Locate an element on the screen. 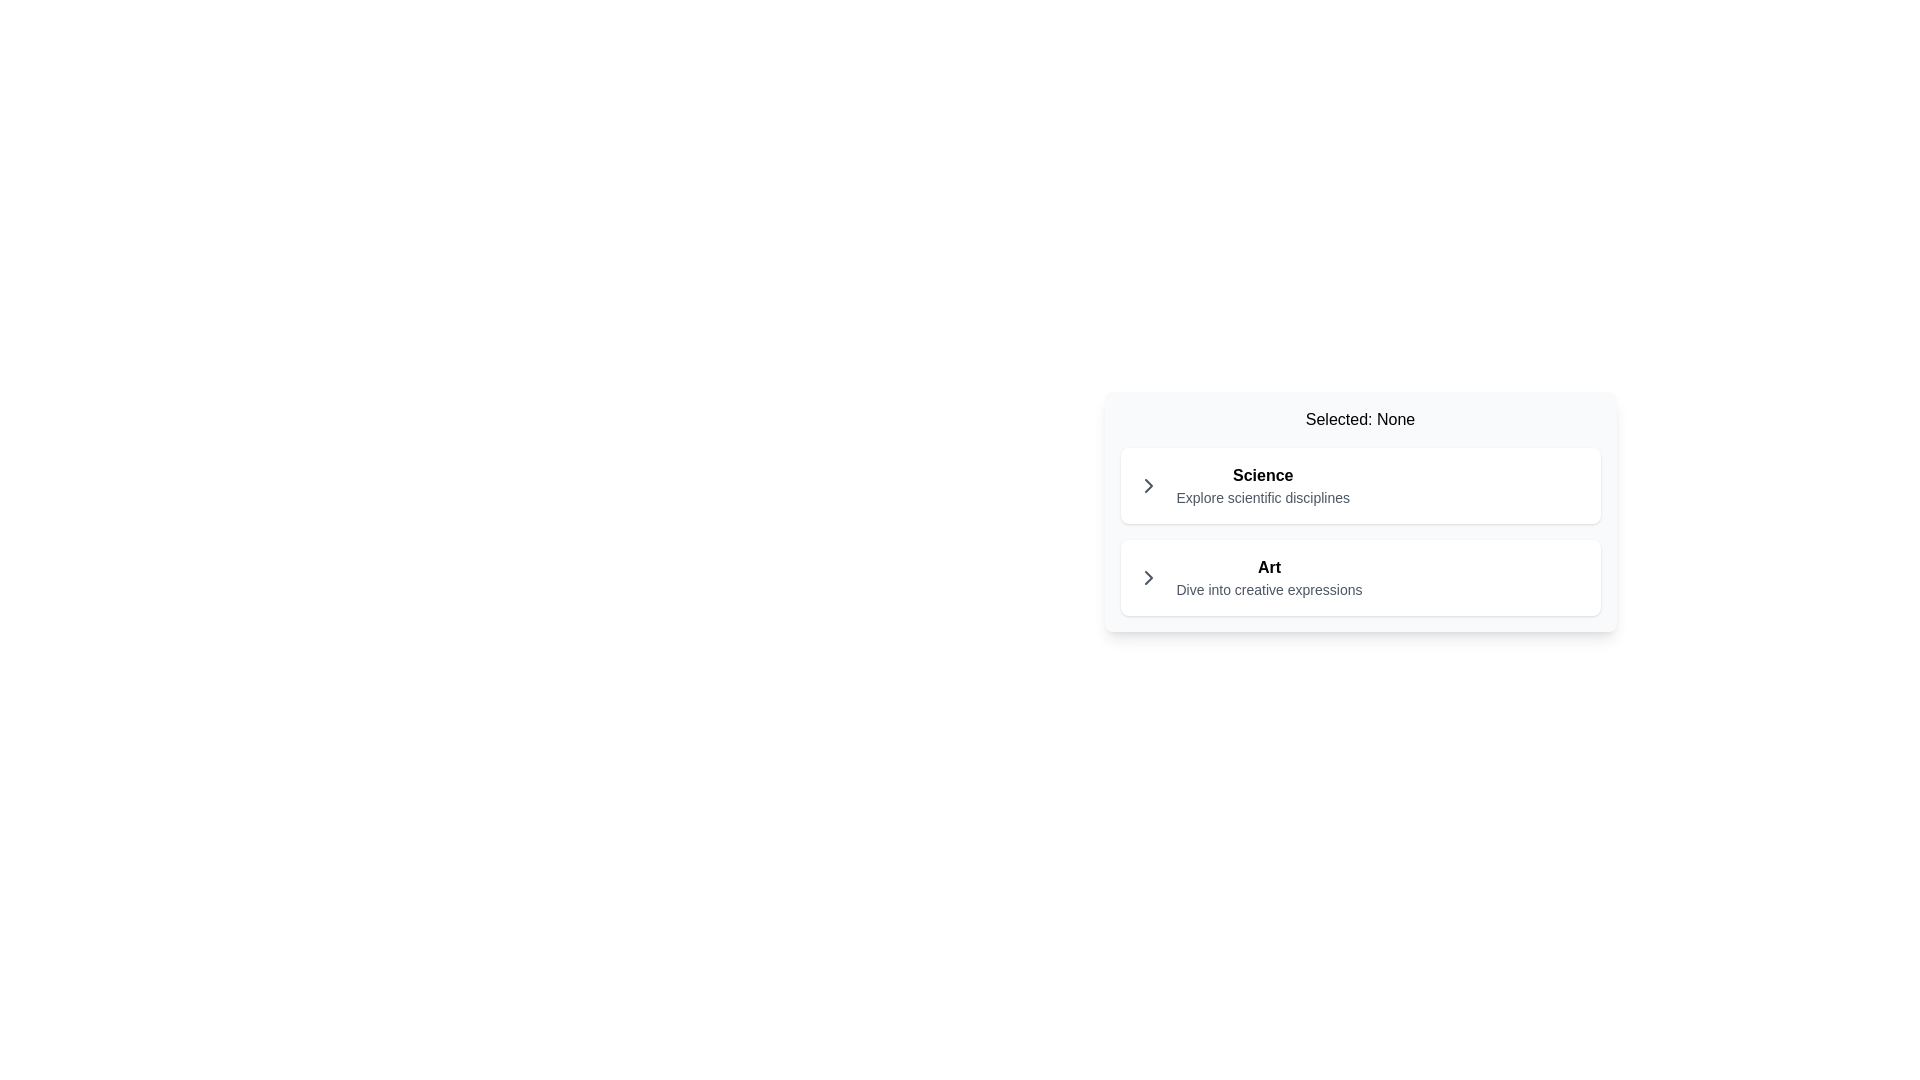 The width and height of the screenshot is (1920, 1080). the selectable list item for the 'Art' category, which is the second item in a vertically stacked list under the heading 'Selected: None' is located at coordinates (1268, 578).